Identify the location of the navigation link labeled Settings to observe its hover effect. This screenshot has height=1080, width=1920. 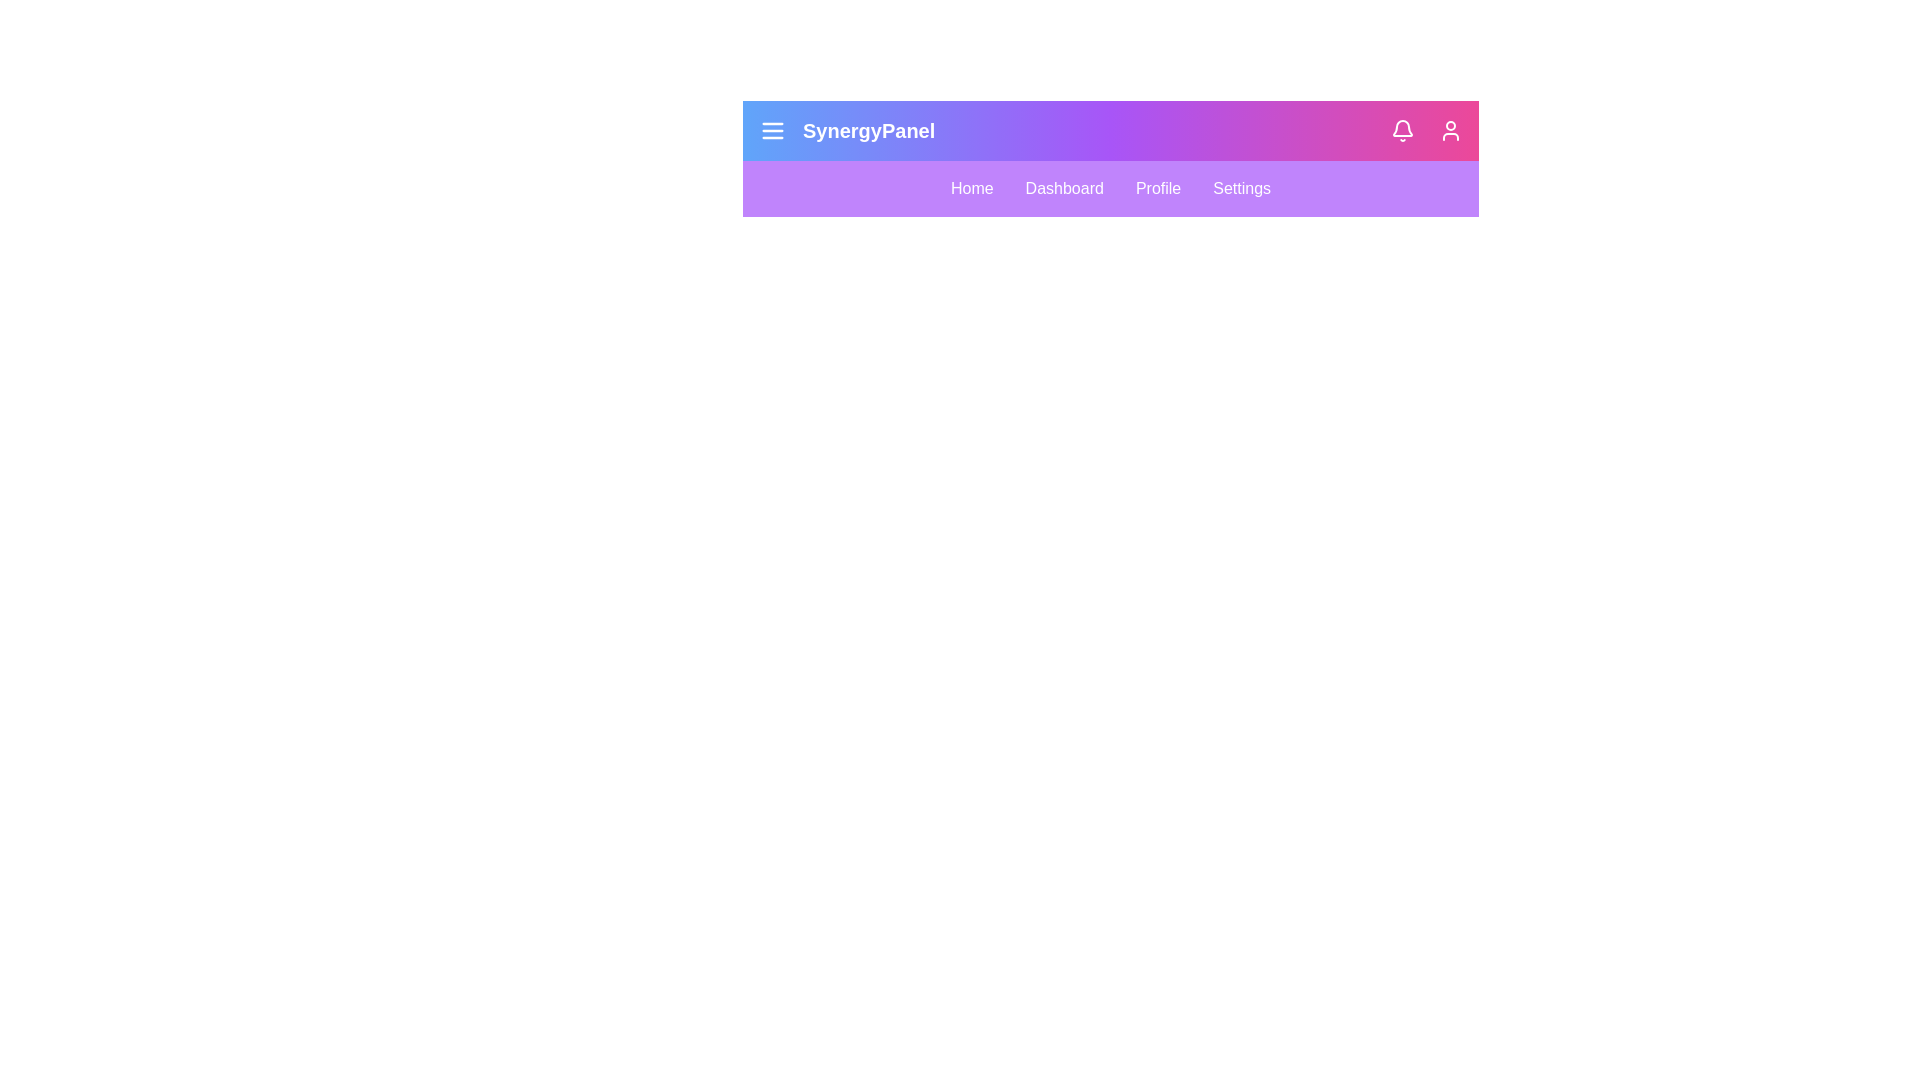
(1241, 189).